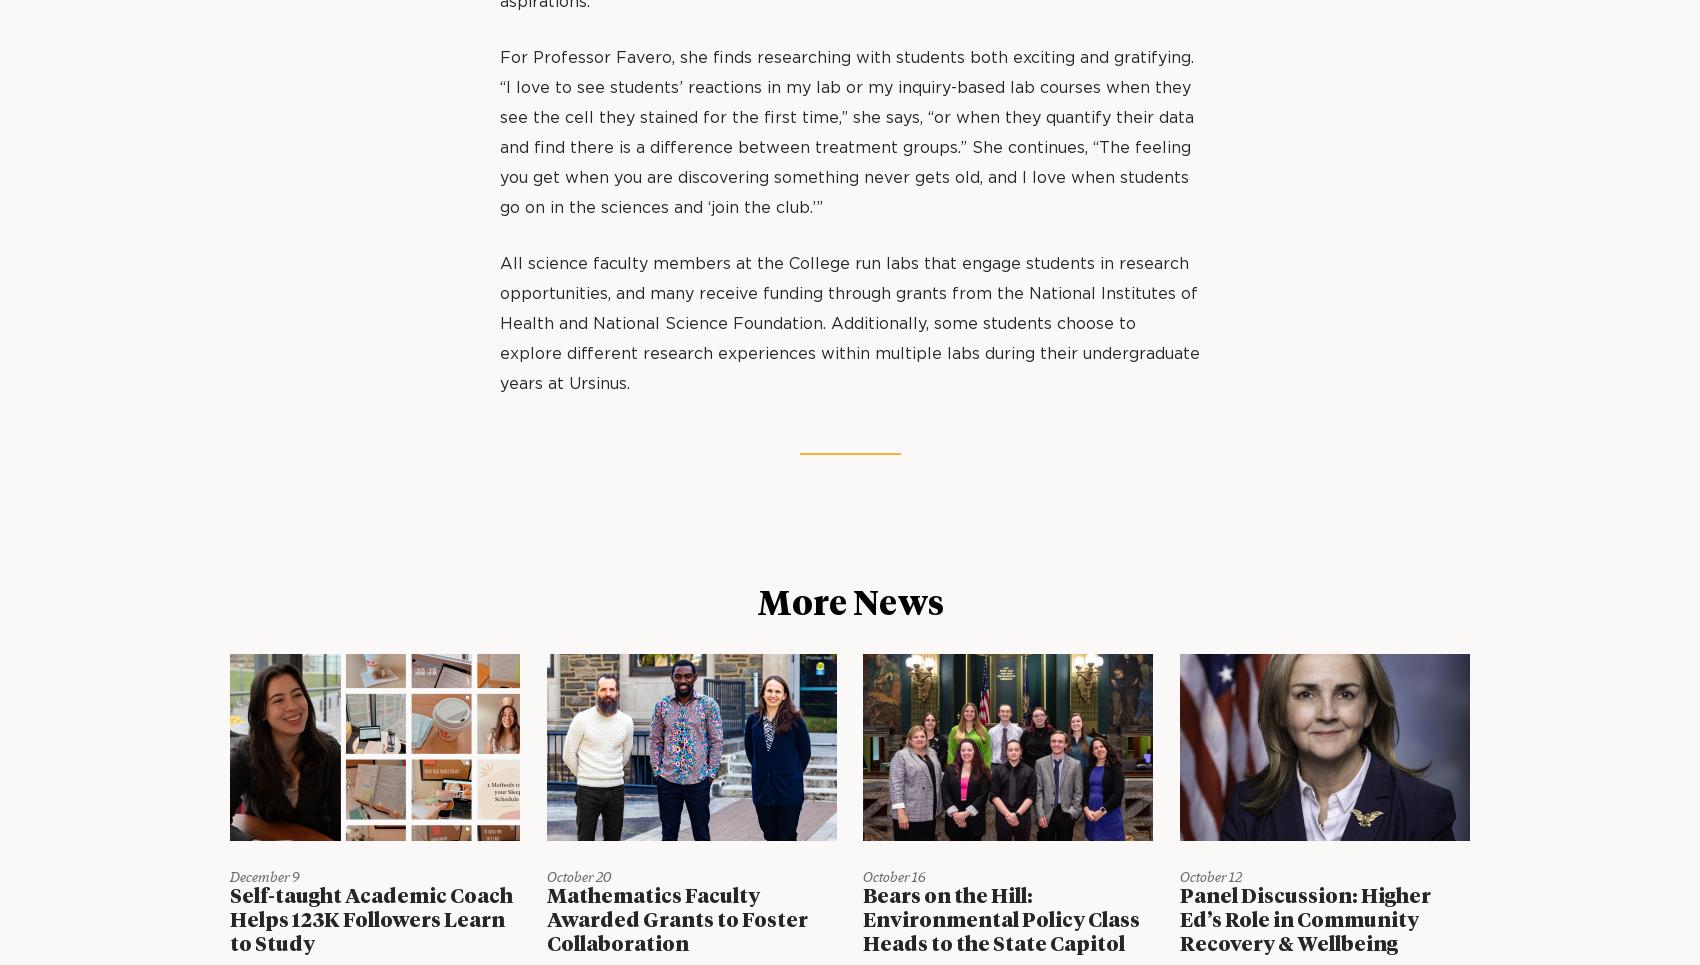  Describe the element at coordinates (265, 876) in the screenshot. I see `'December 9'` at that location.